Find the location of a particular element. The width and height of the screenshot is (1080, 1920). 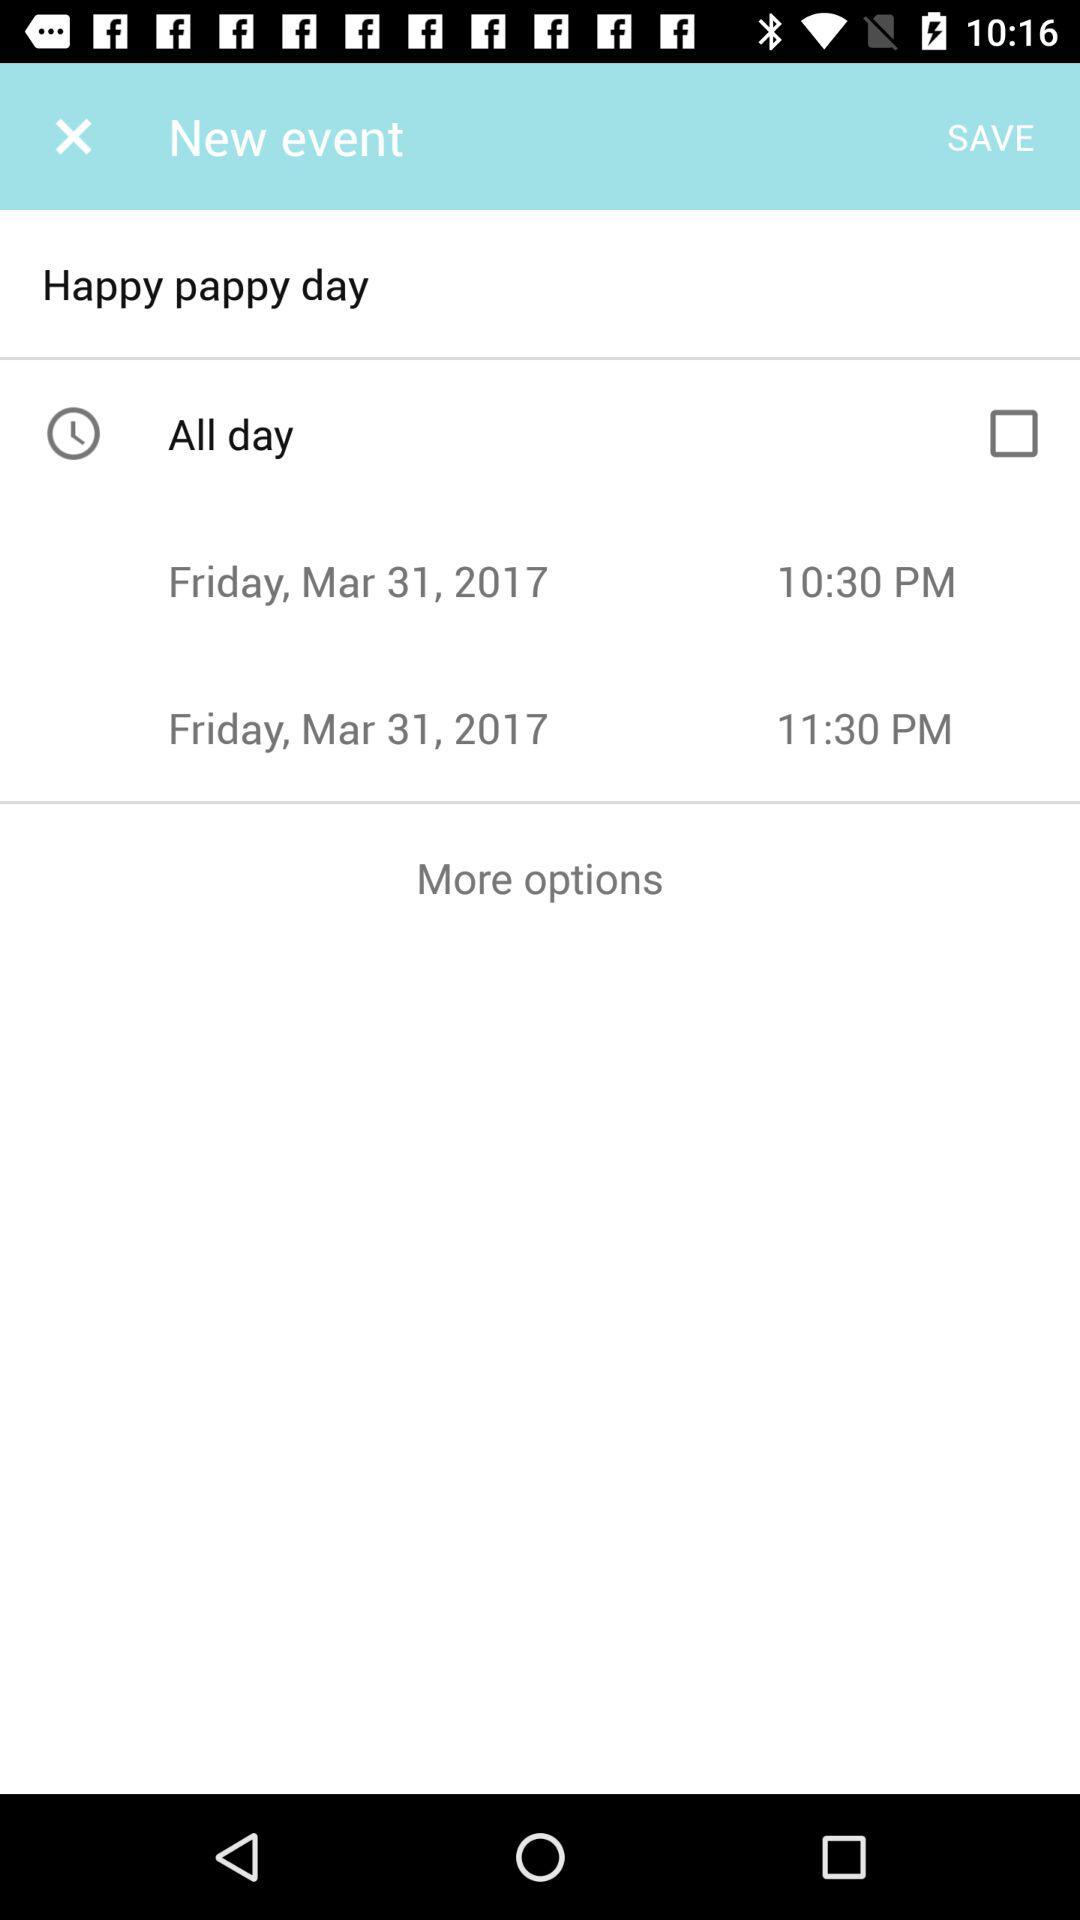

close icon is located at coordinates (72, 135).